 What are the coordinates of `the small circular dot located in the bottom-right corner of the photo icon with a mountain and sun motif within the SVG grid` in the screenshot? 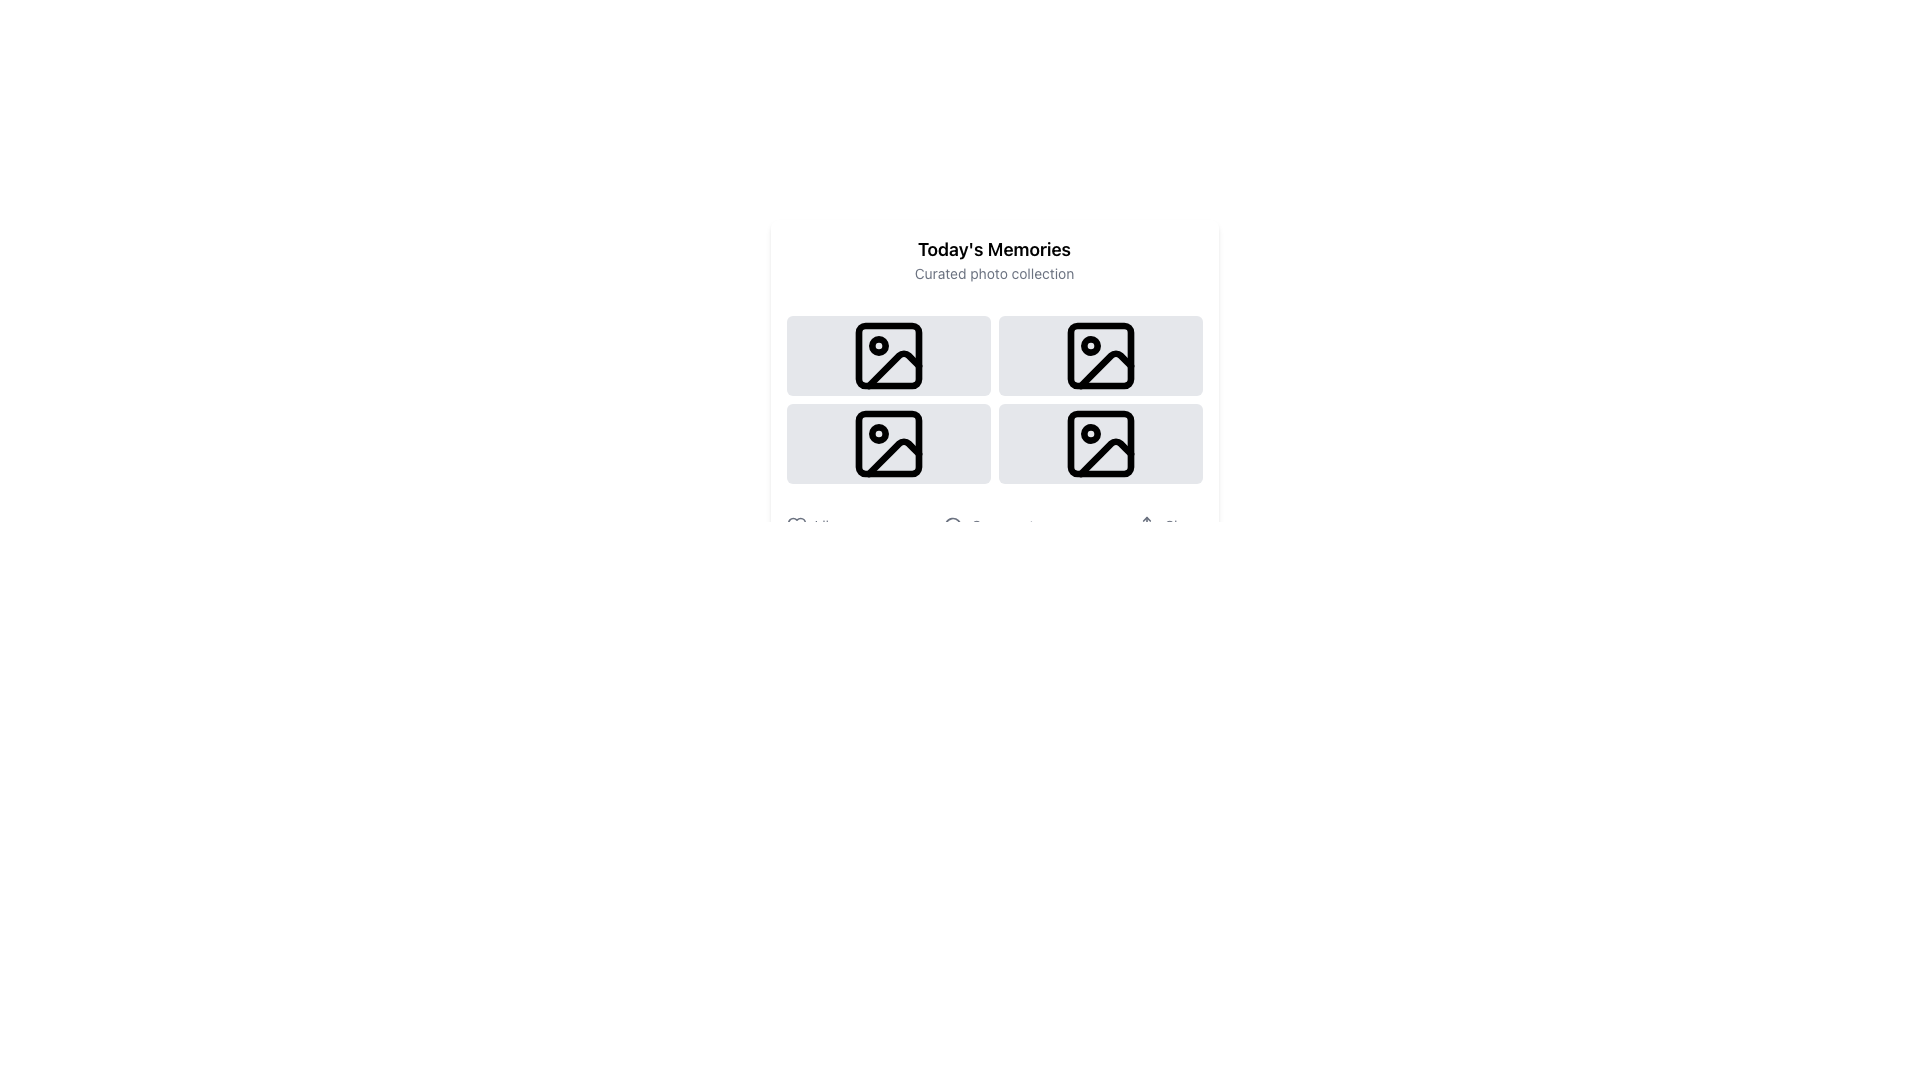 It's located at (1089, 433).